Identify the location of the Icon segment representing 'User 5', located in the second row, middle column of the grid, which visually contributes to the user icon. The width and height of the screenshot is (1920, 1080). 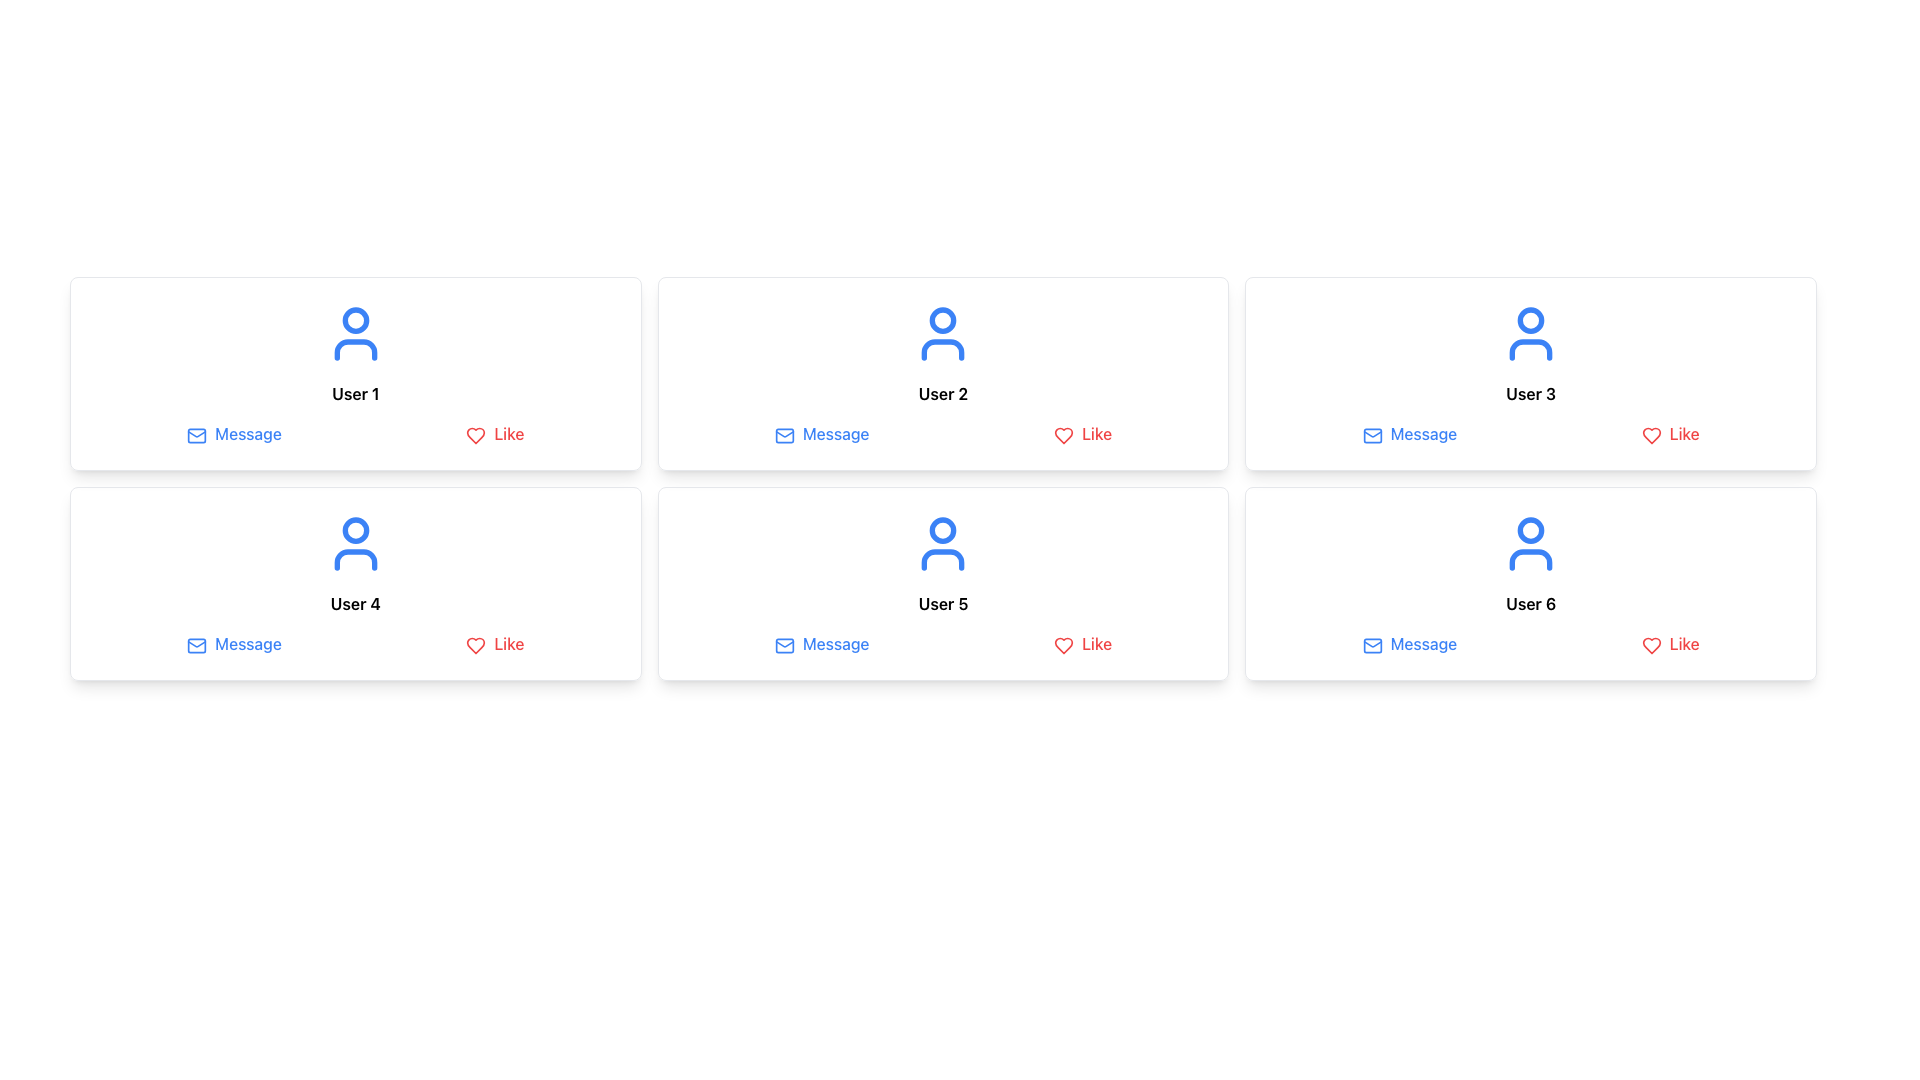
(942, 559).